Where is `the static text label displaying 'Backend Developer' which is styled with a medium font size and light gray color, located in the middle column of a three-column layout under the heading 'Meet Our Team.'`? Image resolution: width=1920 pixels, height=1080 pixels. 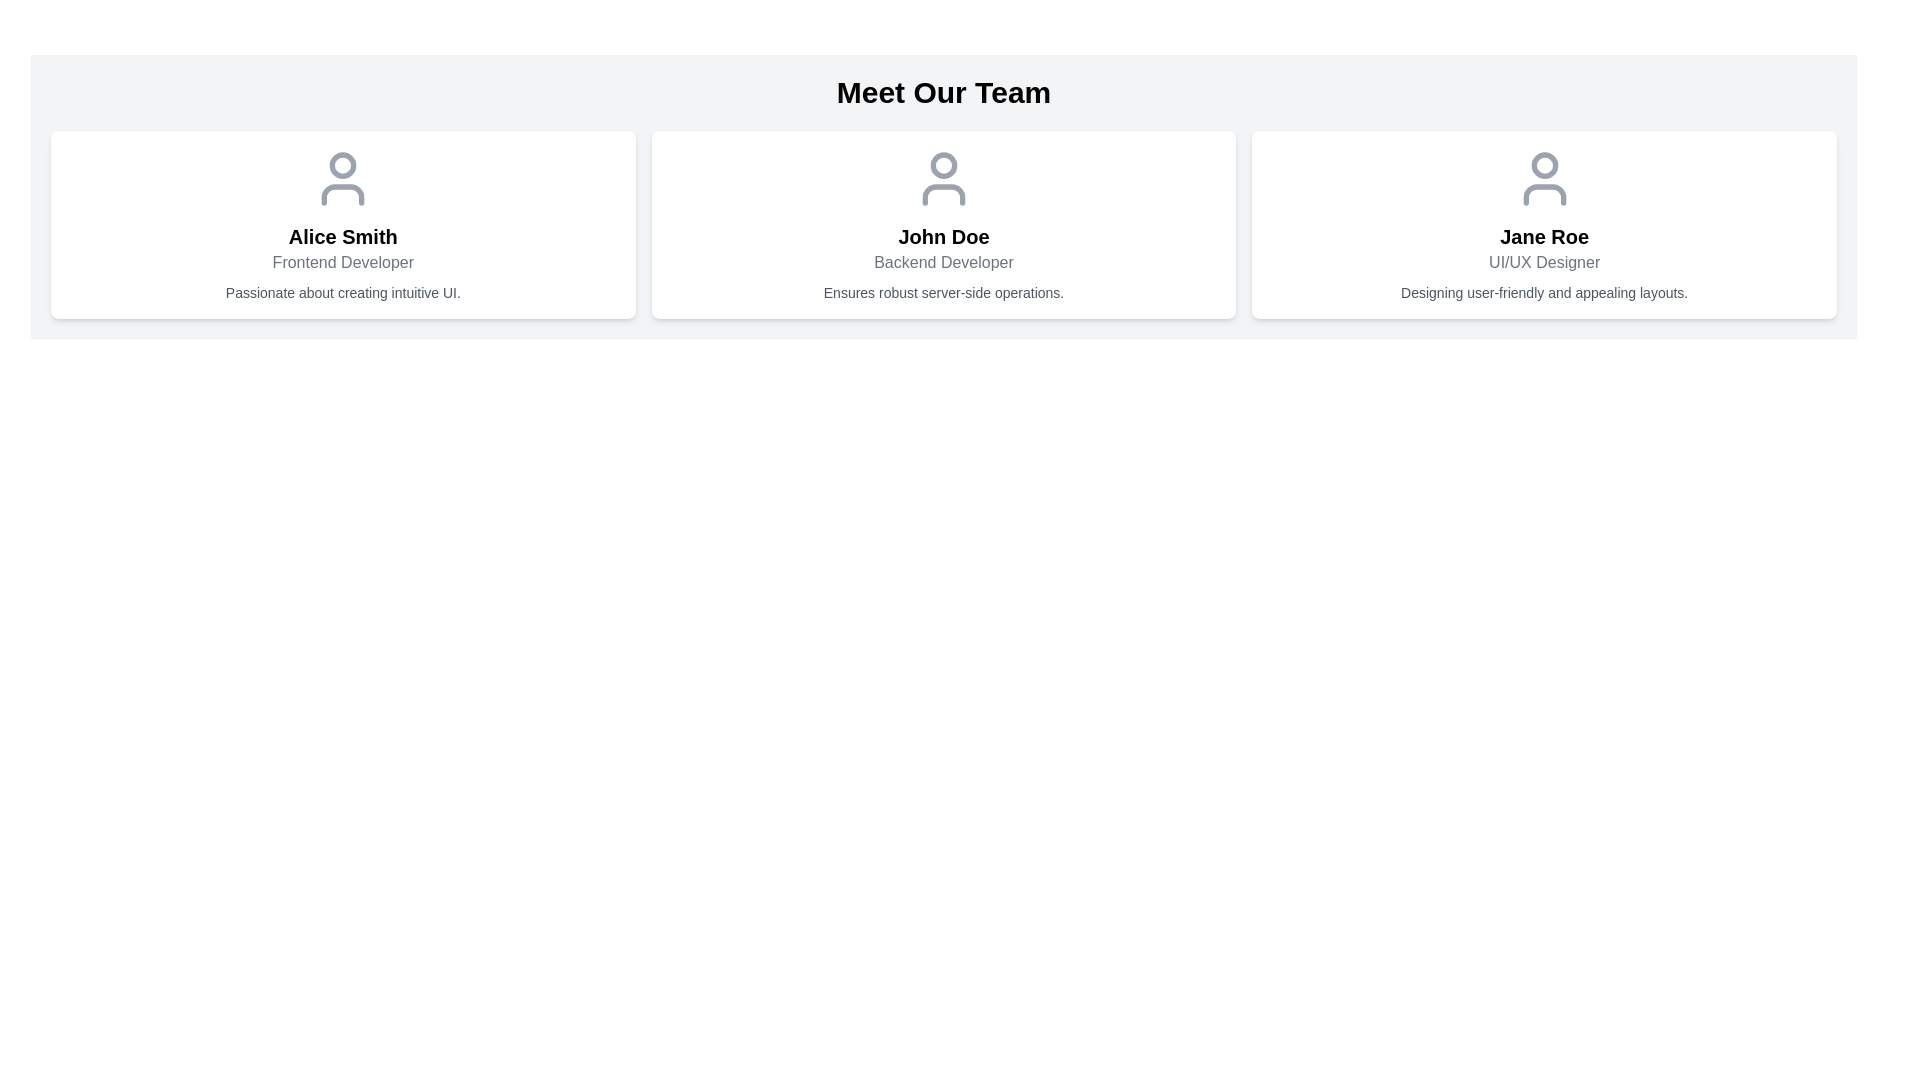
the static text label displaying 'Backend Developer' which is styled with a medium font size and light gray color, located in the middle column of a three-column layout under the heading 'Meet Our Team.' is located at coordinates (943, 261).